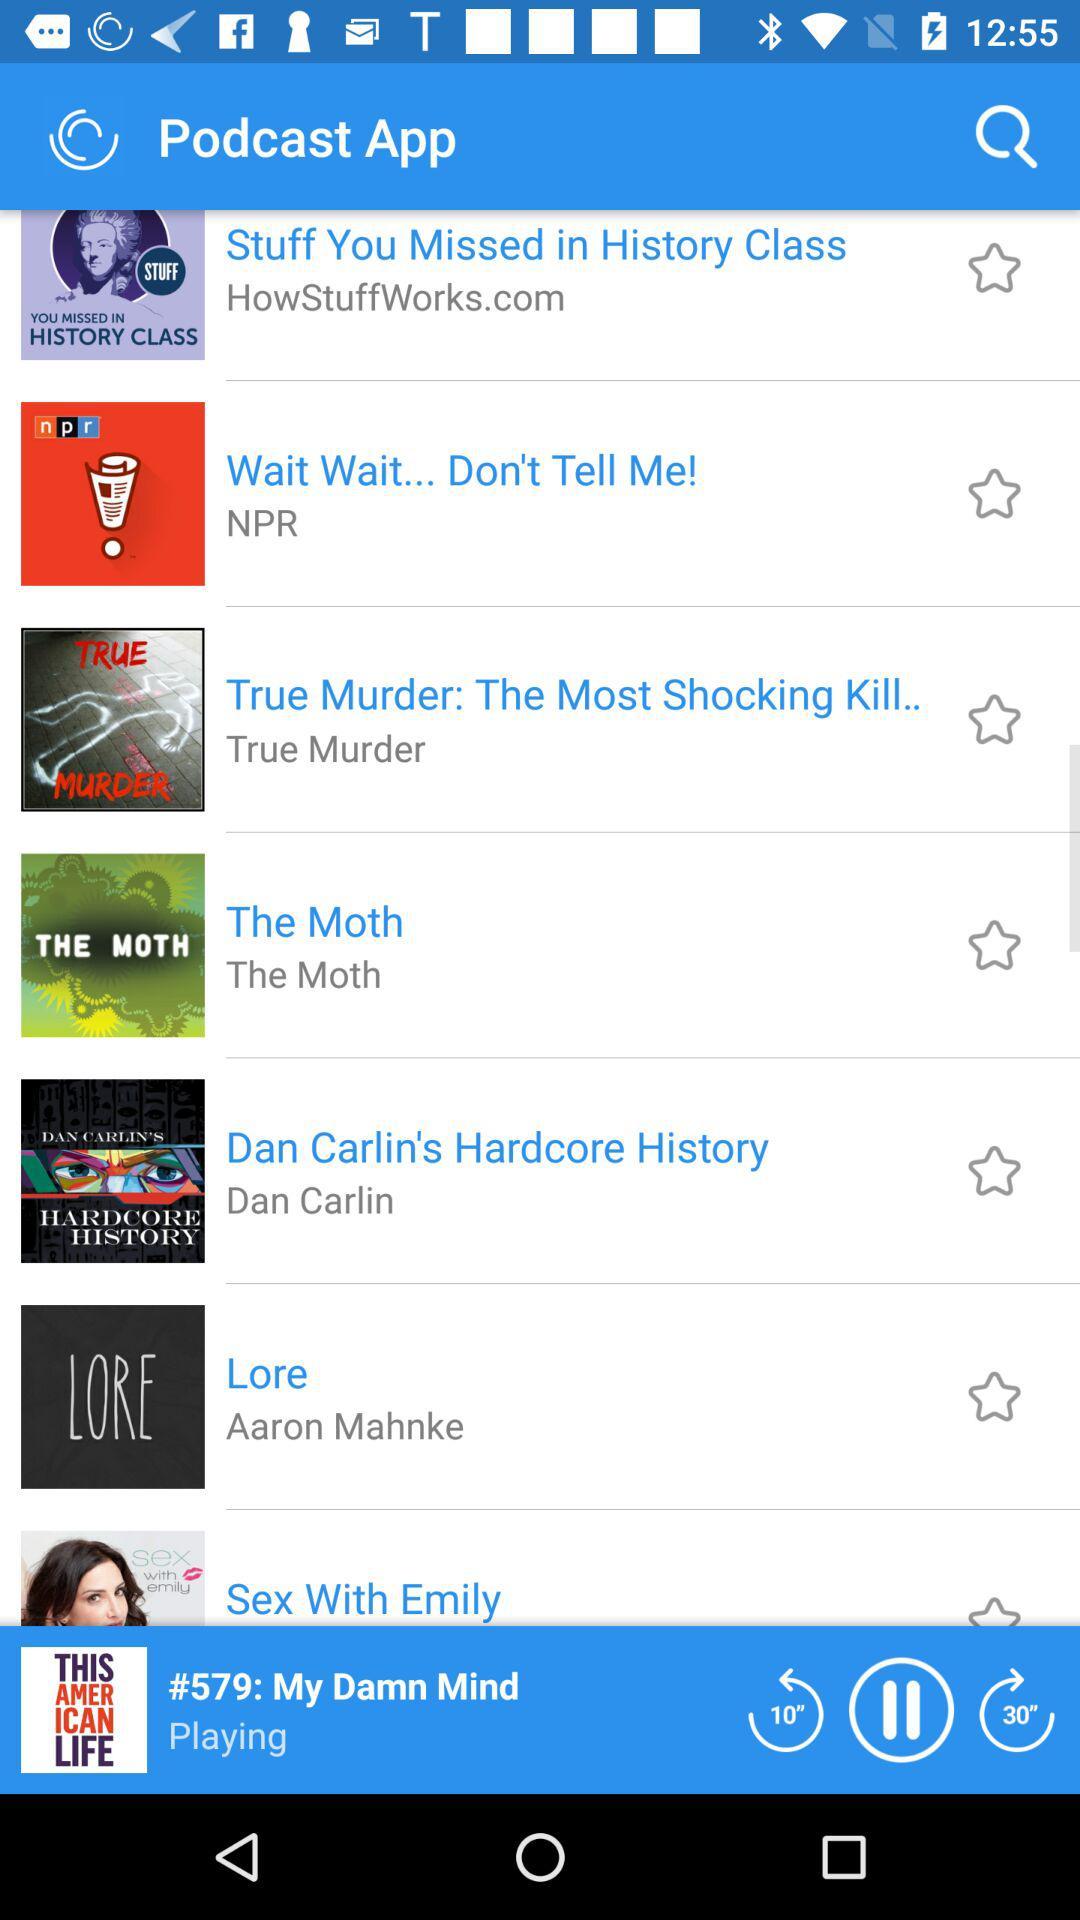  What do you see at coordinates (994, 1170) in the screenshot?
I see `favorite` at bounding box center [994, 1170].